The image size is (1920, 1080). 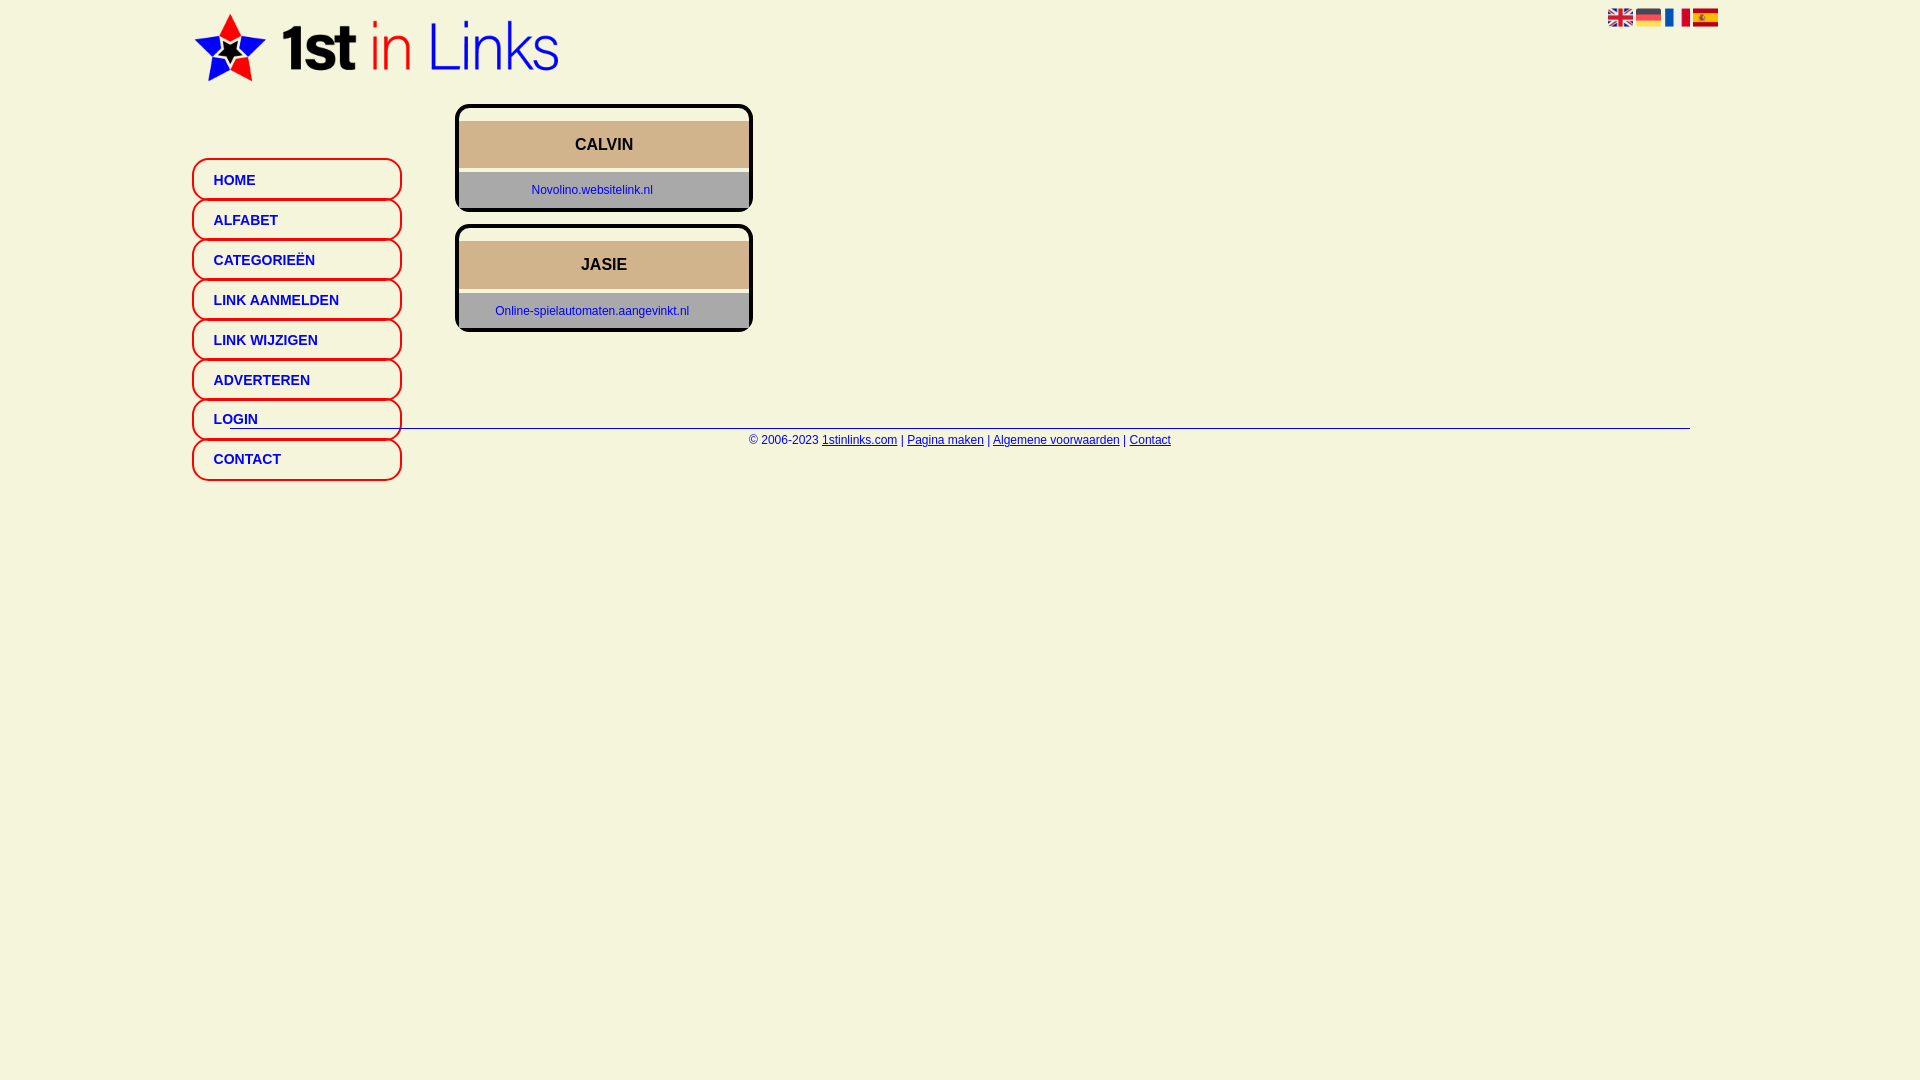 What do you see at coordinates (296, 379) in the screenshot?
I see `'ADVERTEREN'` at bounding box center [296, 379].